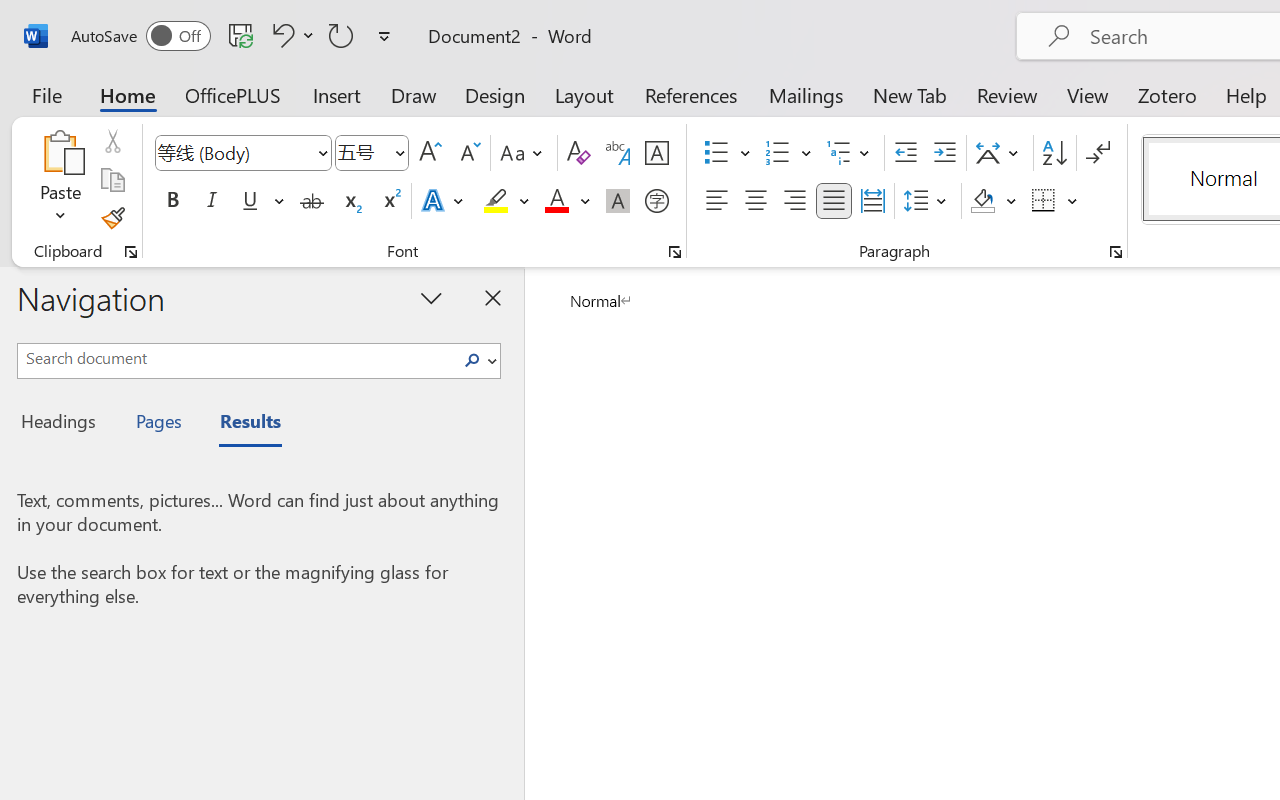 The image size is (1280, 800). Describe the element at coordinates (1087, 94) in the screenshot. I see `'View'` at that location.